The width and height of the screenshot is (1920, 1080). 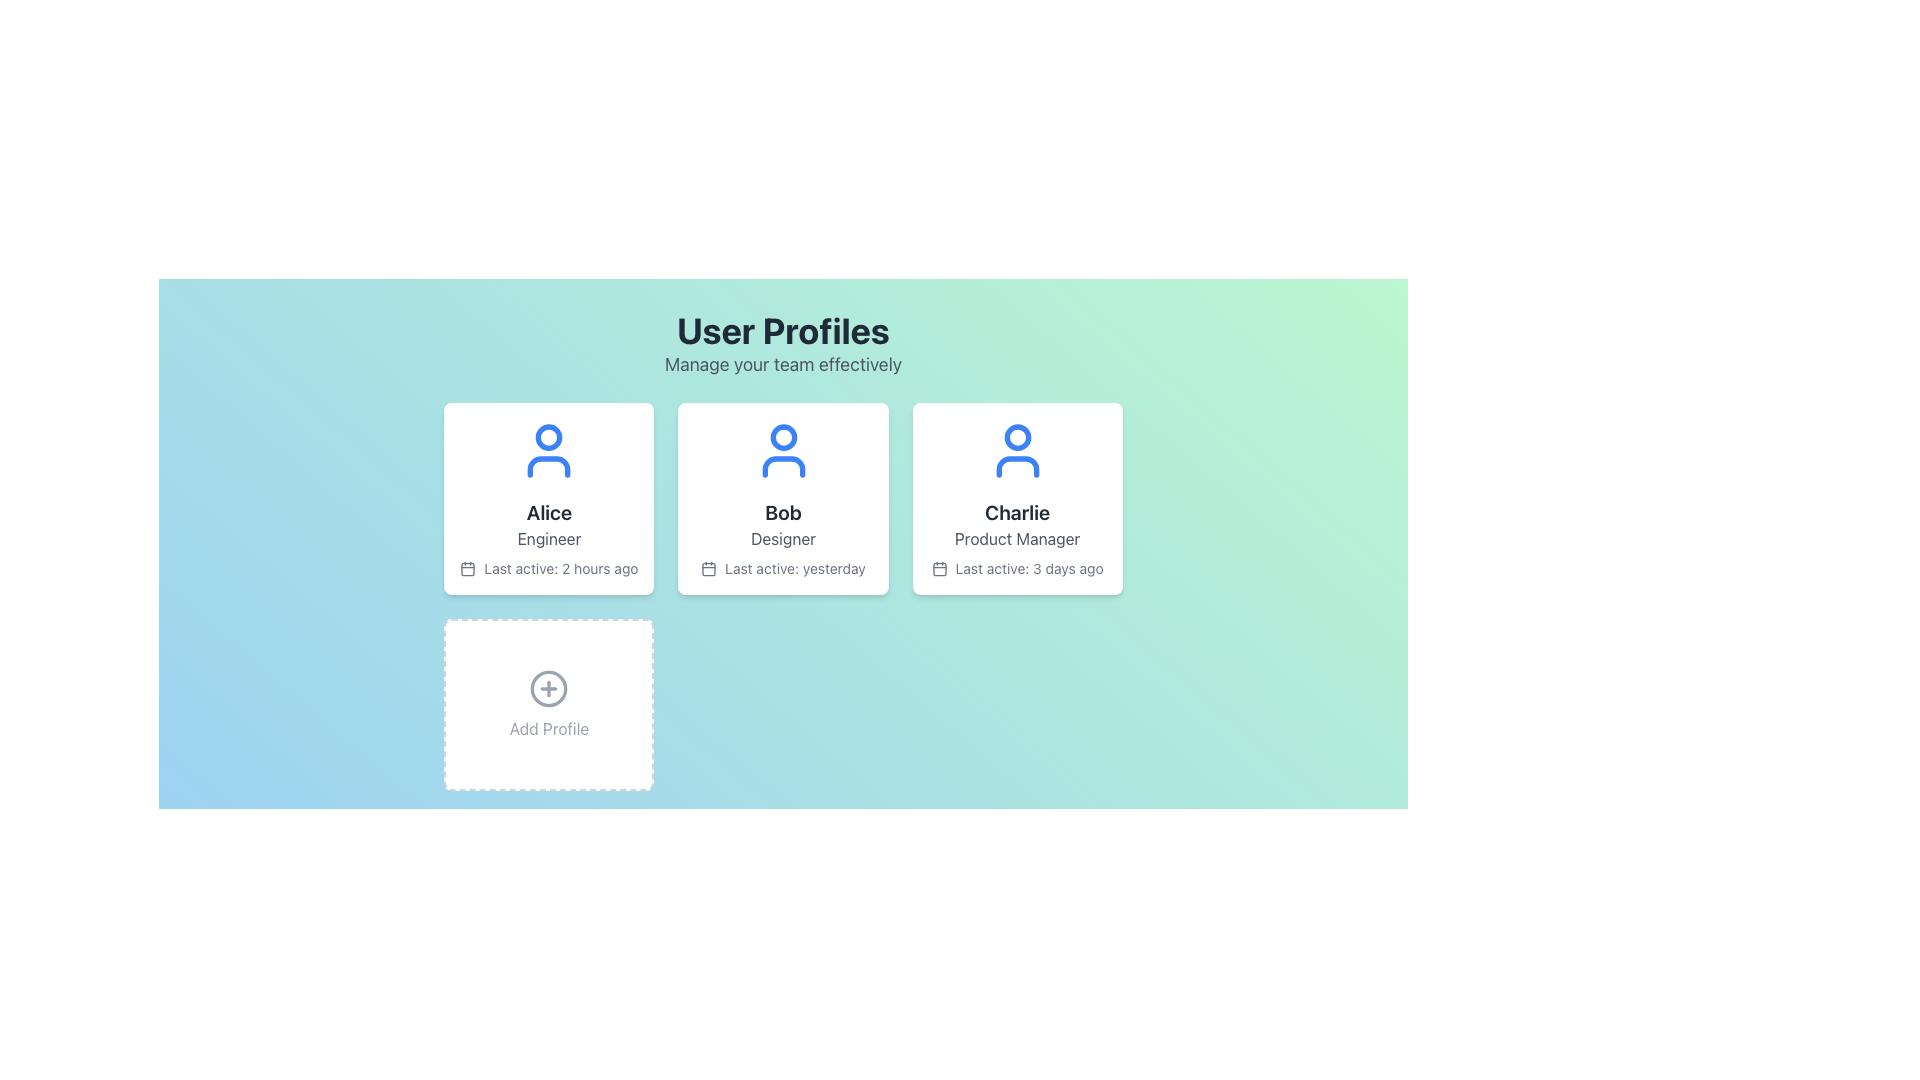 I want to click on the text label reading 'Product Manager', which is styled in gray and located beneath the name 'Charlie' in the third user profile card, so click(x=1017, y=538).